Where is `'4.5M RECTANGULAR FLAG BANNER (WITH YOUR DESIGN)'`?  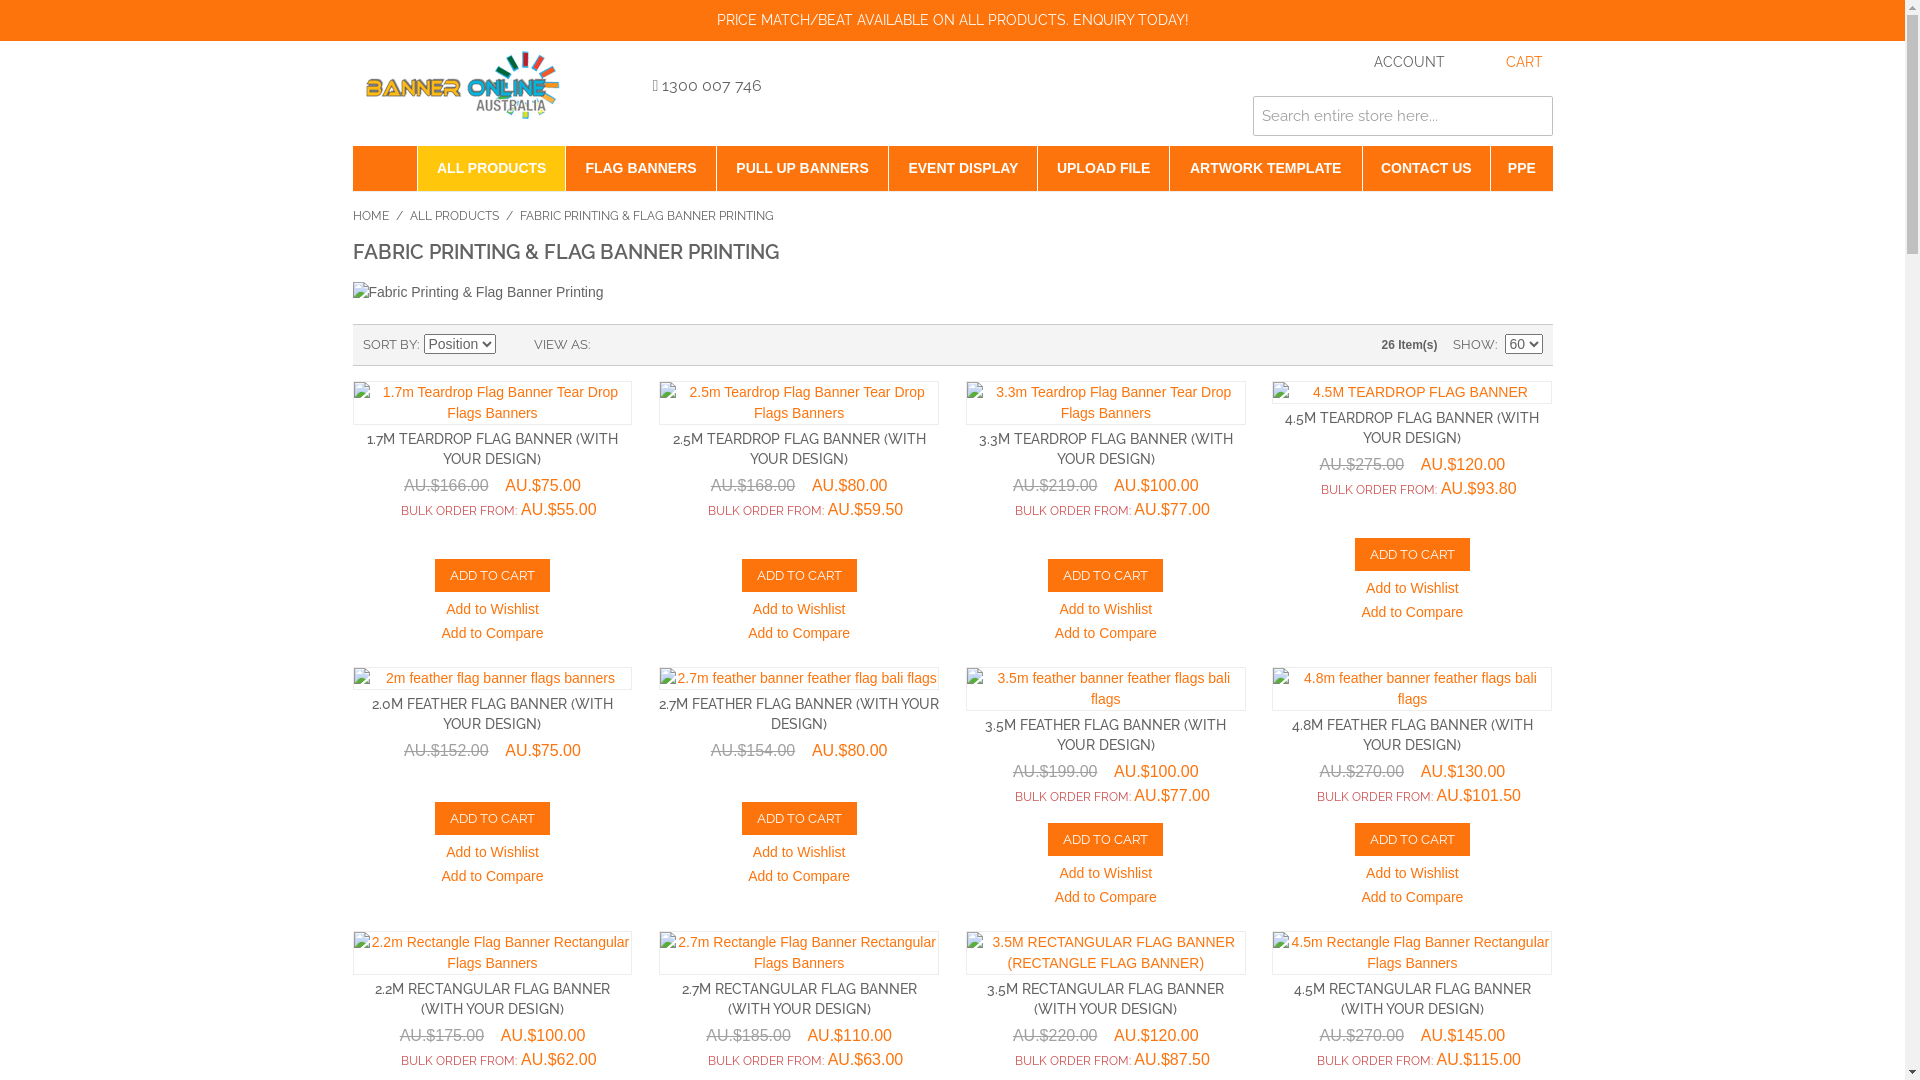 '4.5M RECTANGULAR FLAG BANNER (WITH YOUR DESIGN)' is located at coordinates (1411, 999).